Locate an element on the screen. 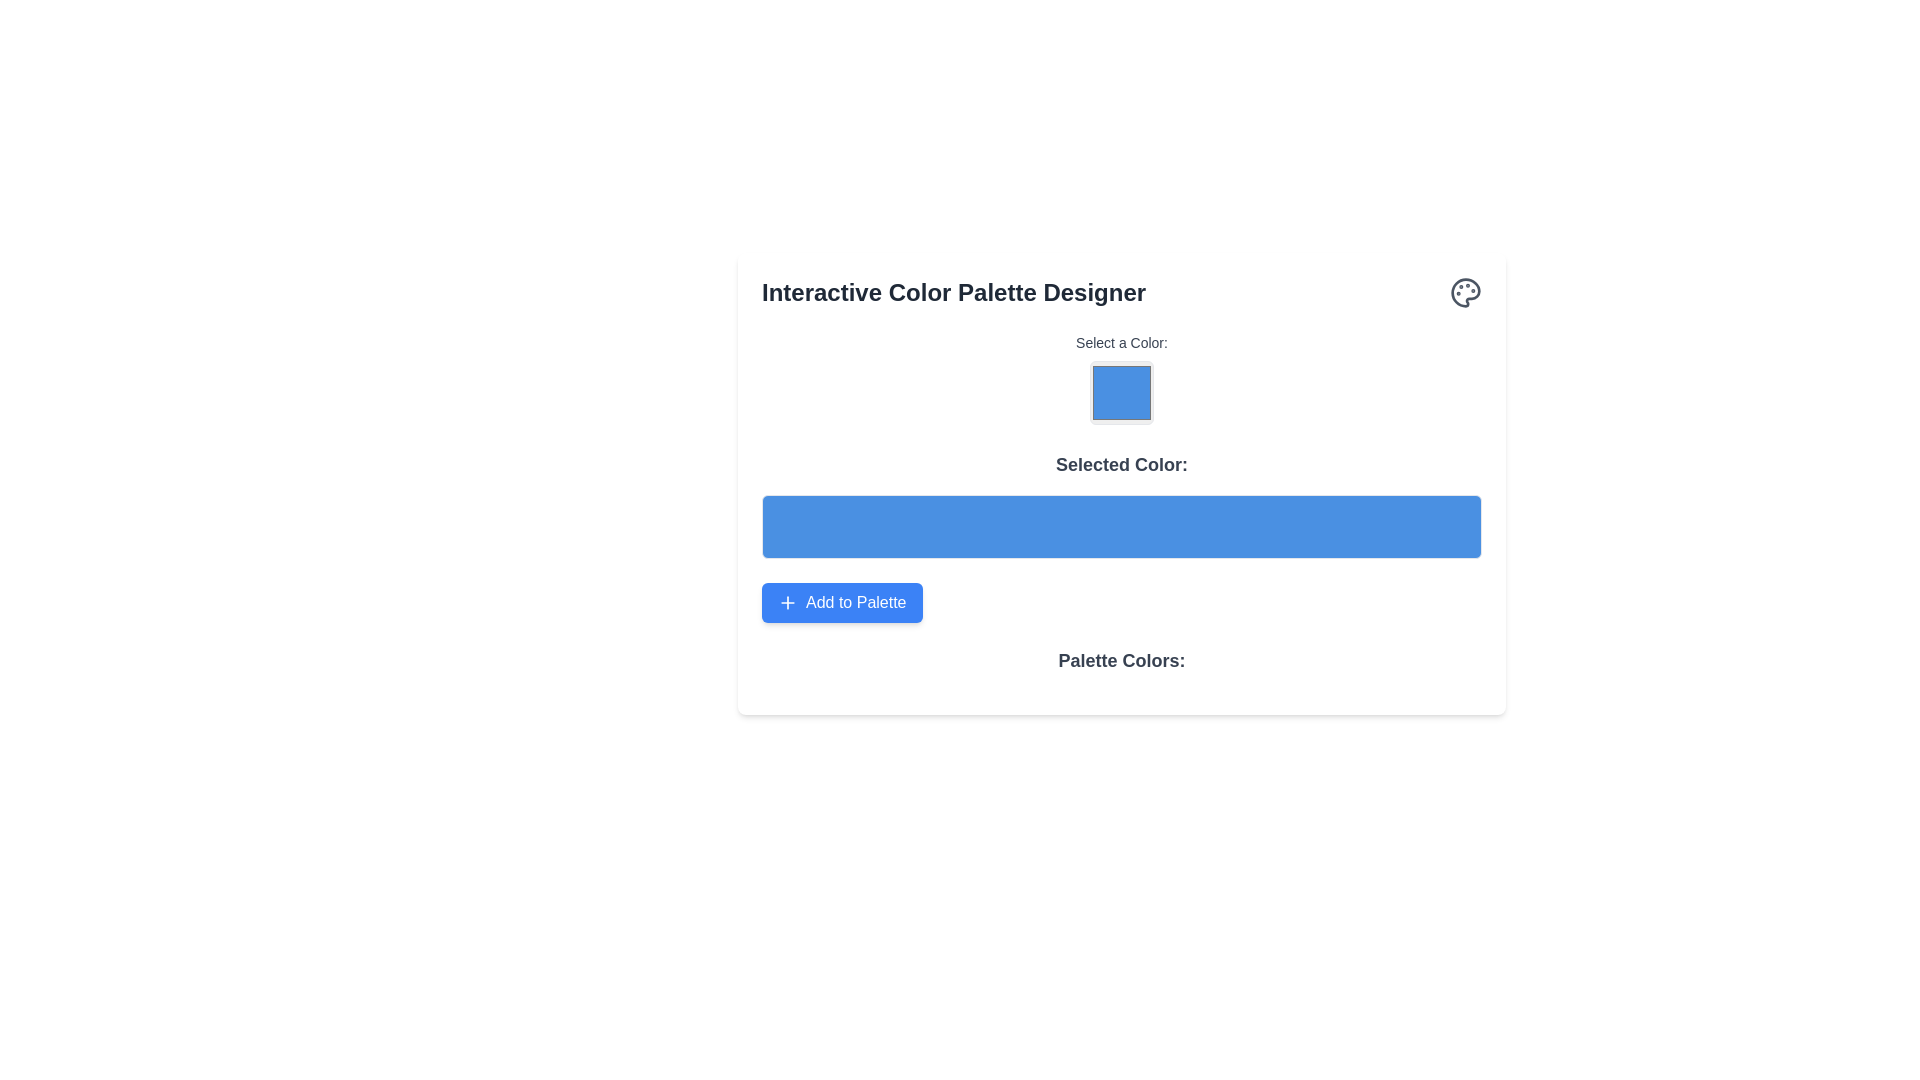  the text element at the top of the color palette designer interface is located at coordinates (1122, 293).